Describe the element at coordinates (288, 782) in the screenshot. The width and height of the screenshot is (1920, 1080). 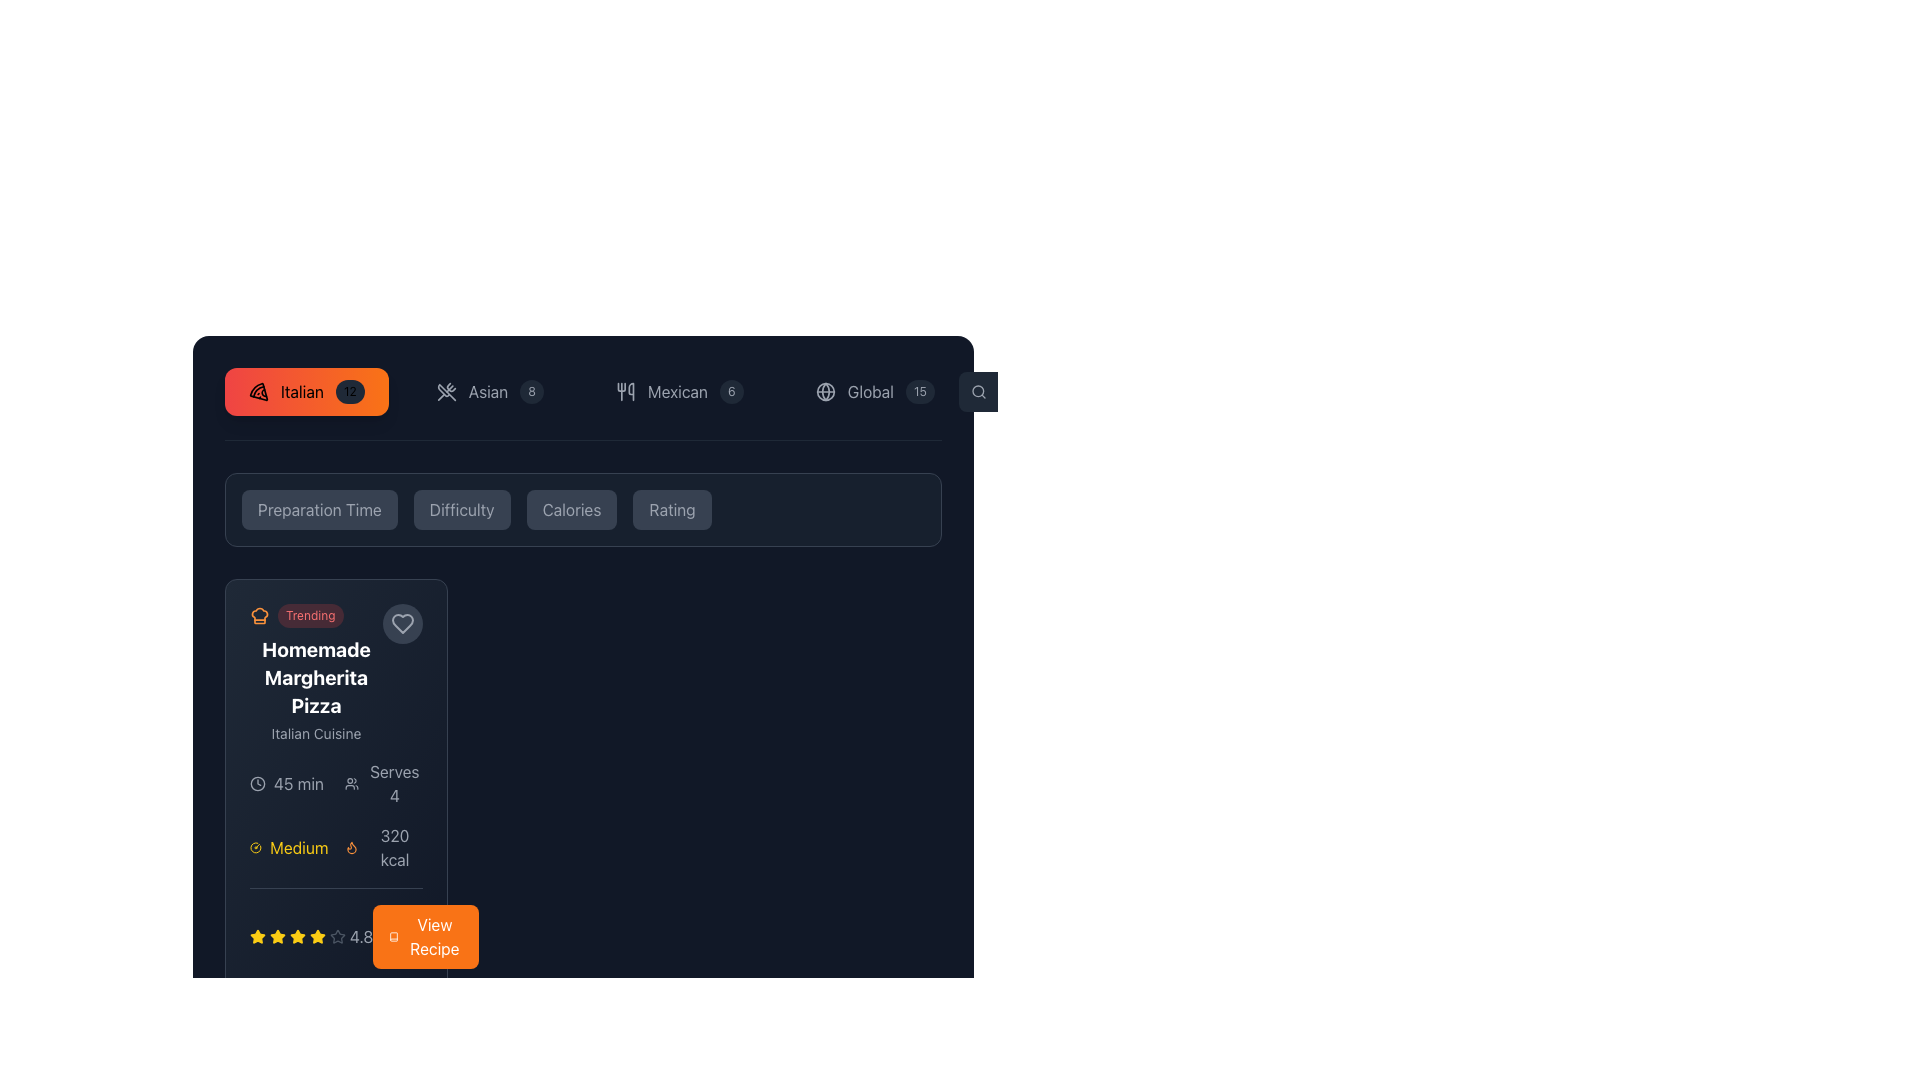
I see `preparation time displayed on the icon with a text label located in the top-left quadrant of the recipe card layout` at that location.